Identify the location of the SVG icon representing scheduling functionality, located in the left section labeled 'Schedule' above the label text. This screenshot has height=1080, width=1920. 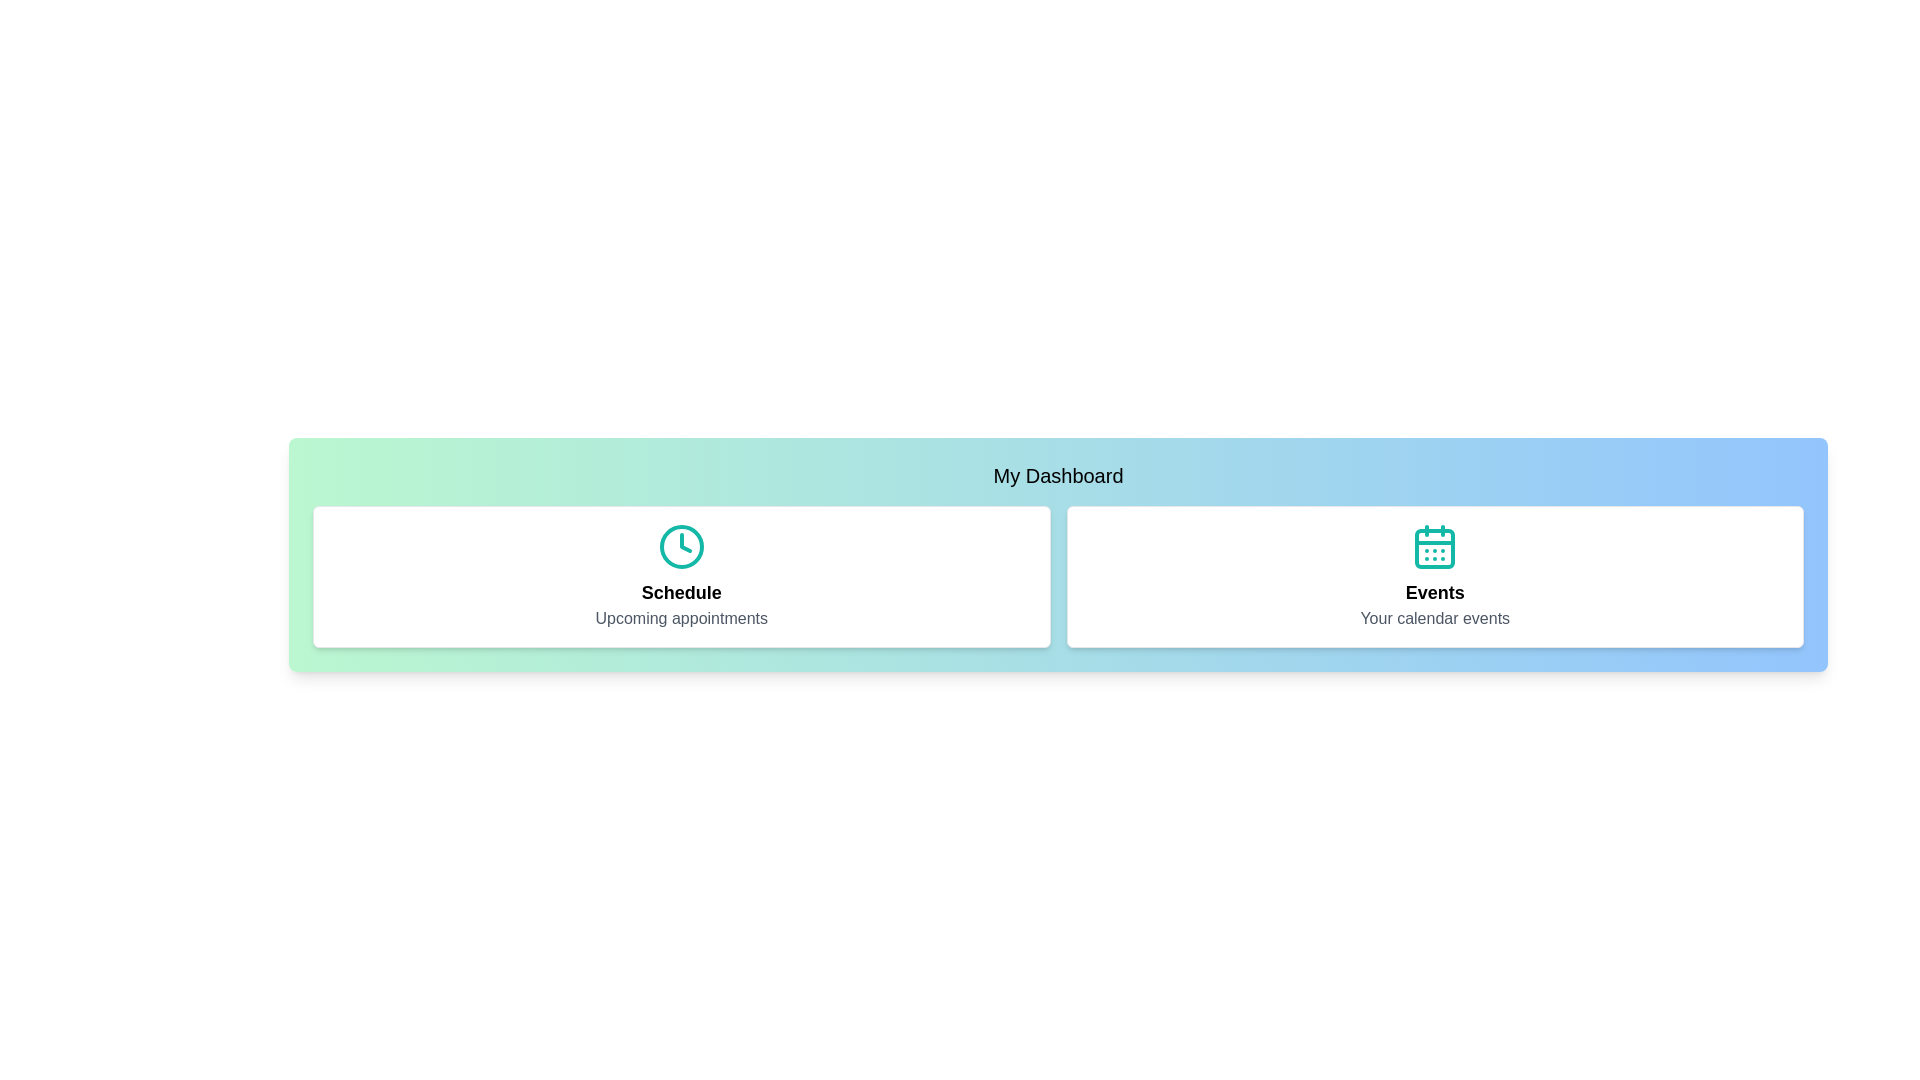
(681, 547).